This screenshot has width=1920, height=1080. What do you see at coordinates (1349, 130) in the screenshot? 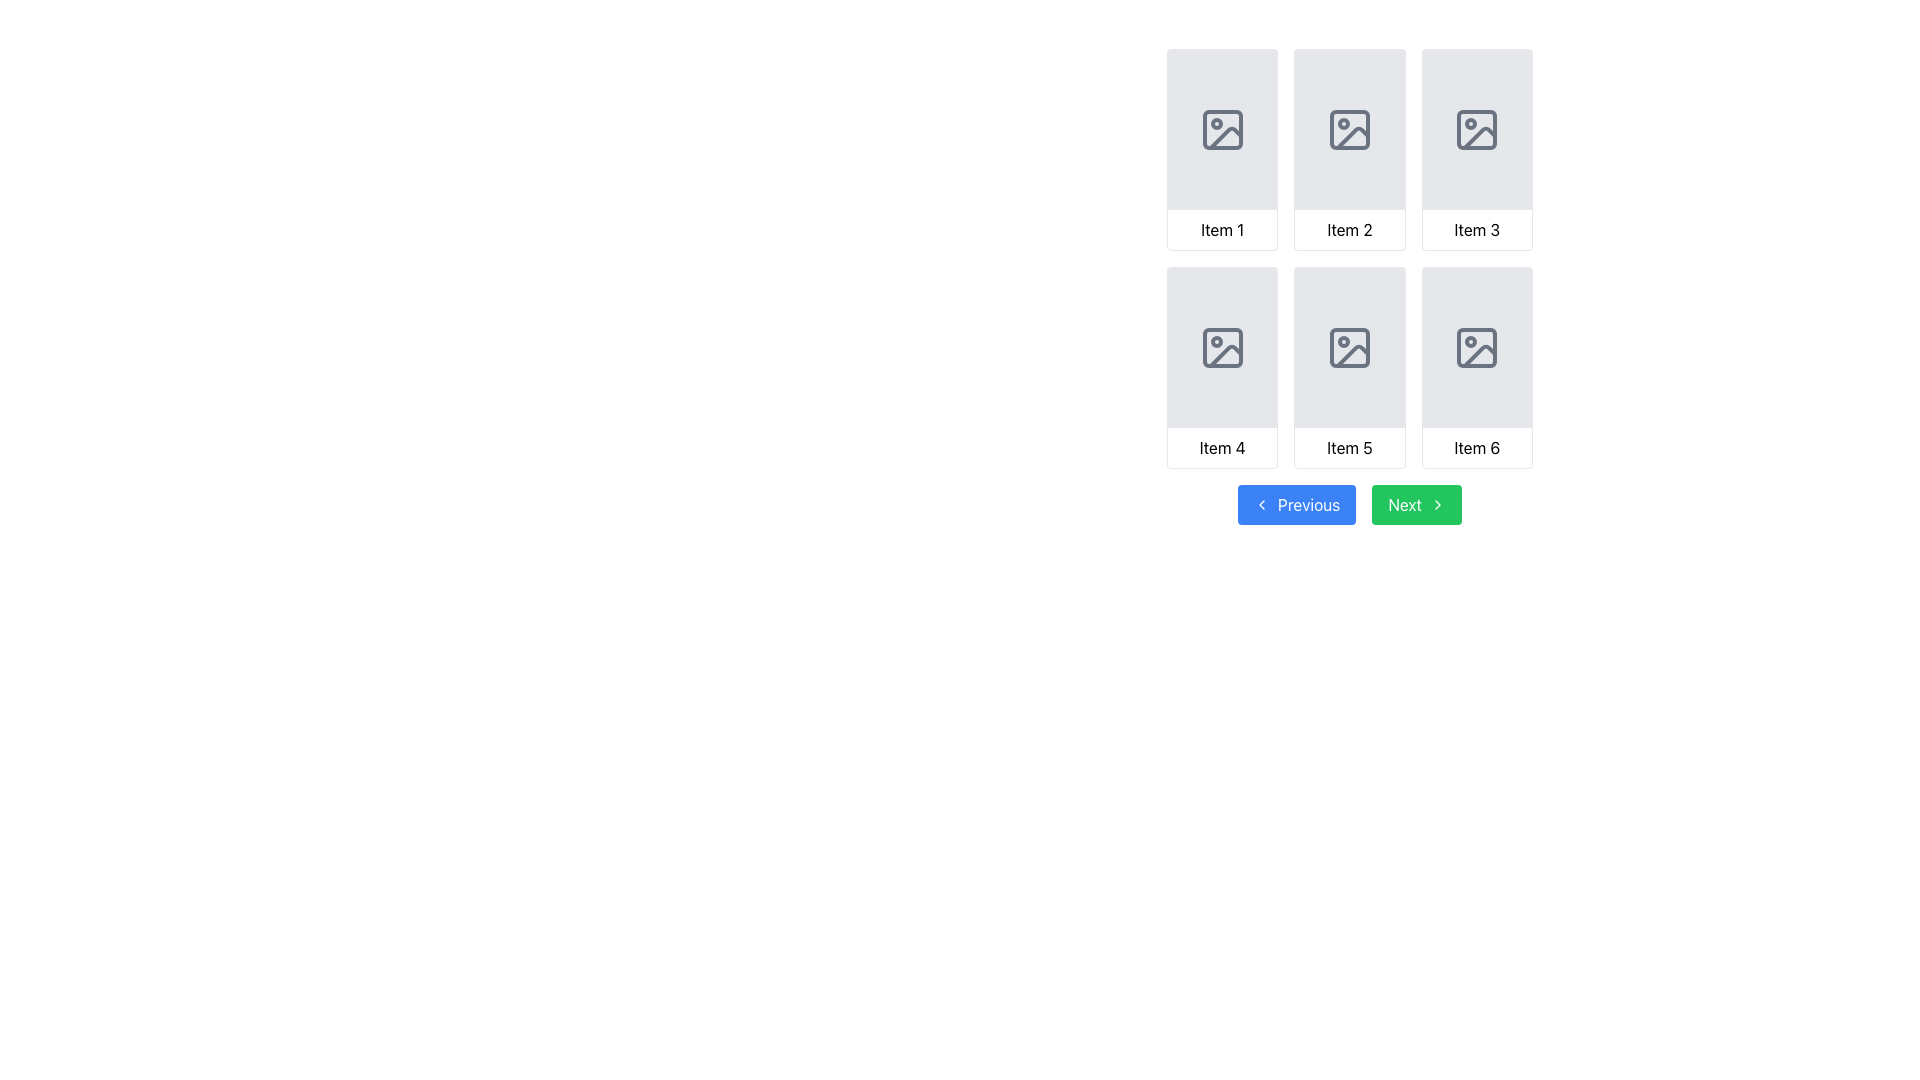
I see `the image placeholder icon located in the top row of the second column in the grid layout under the card labeled 'Item 2'` at bounding box center [1349, 130].